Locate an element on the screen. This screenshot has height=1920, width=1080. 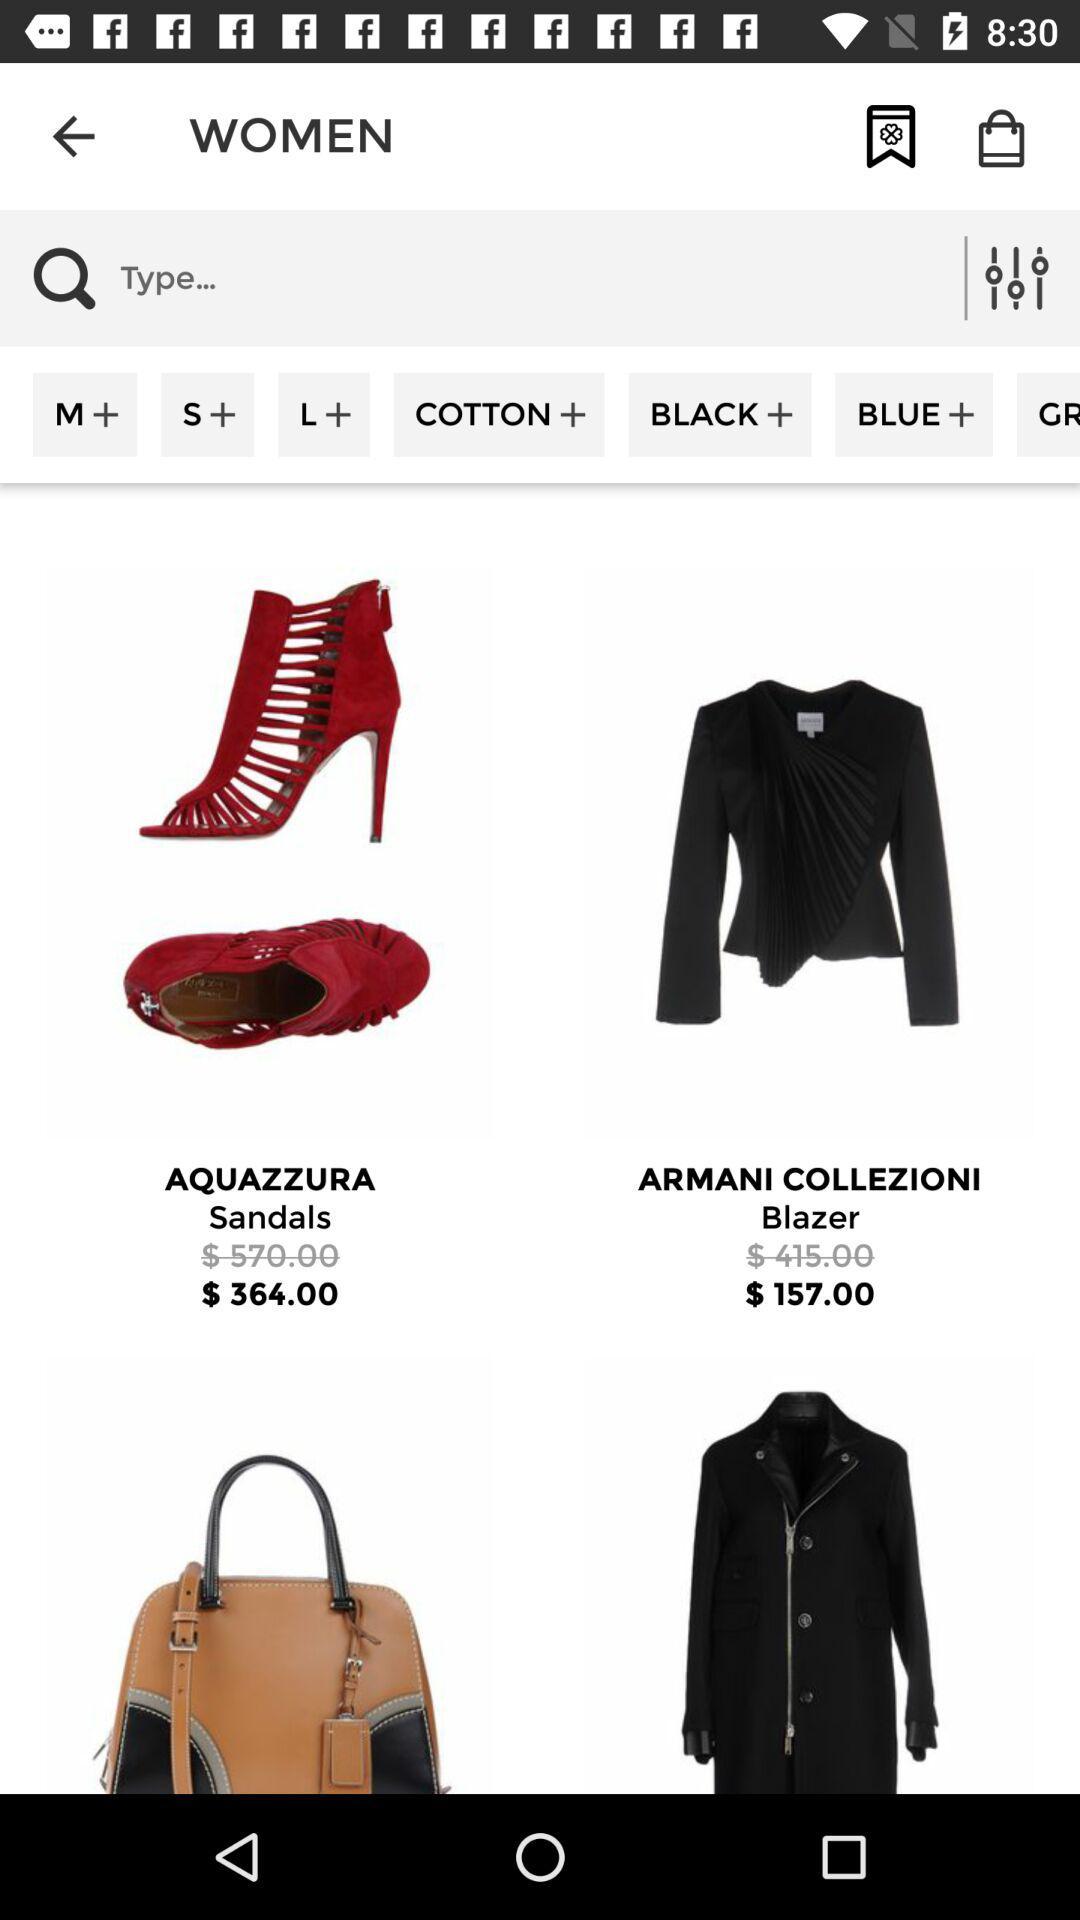
cotton icon is located at coordinates (498, 413).